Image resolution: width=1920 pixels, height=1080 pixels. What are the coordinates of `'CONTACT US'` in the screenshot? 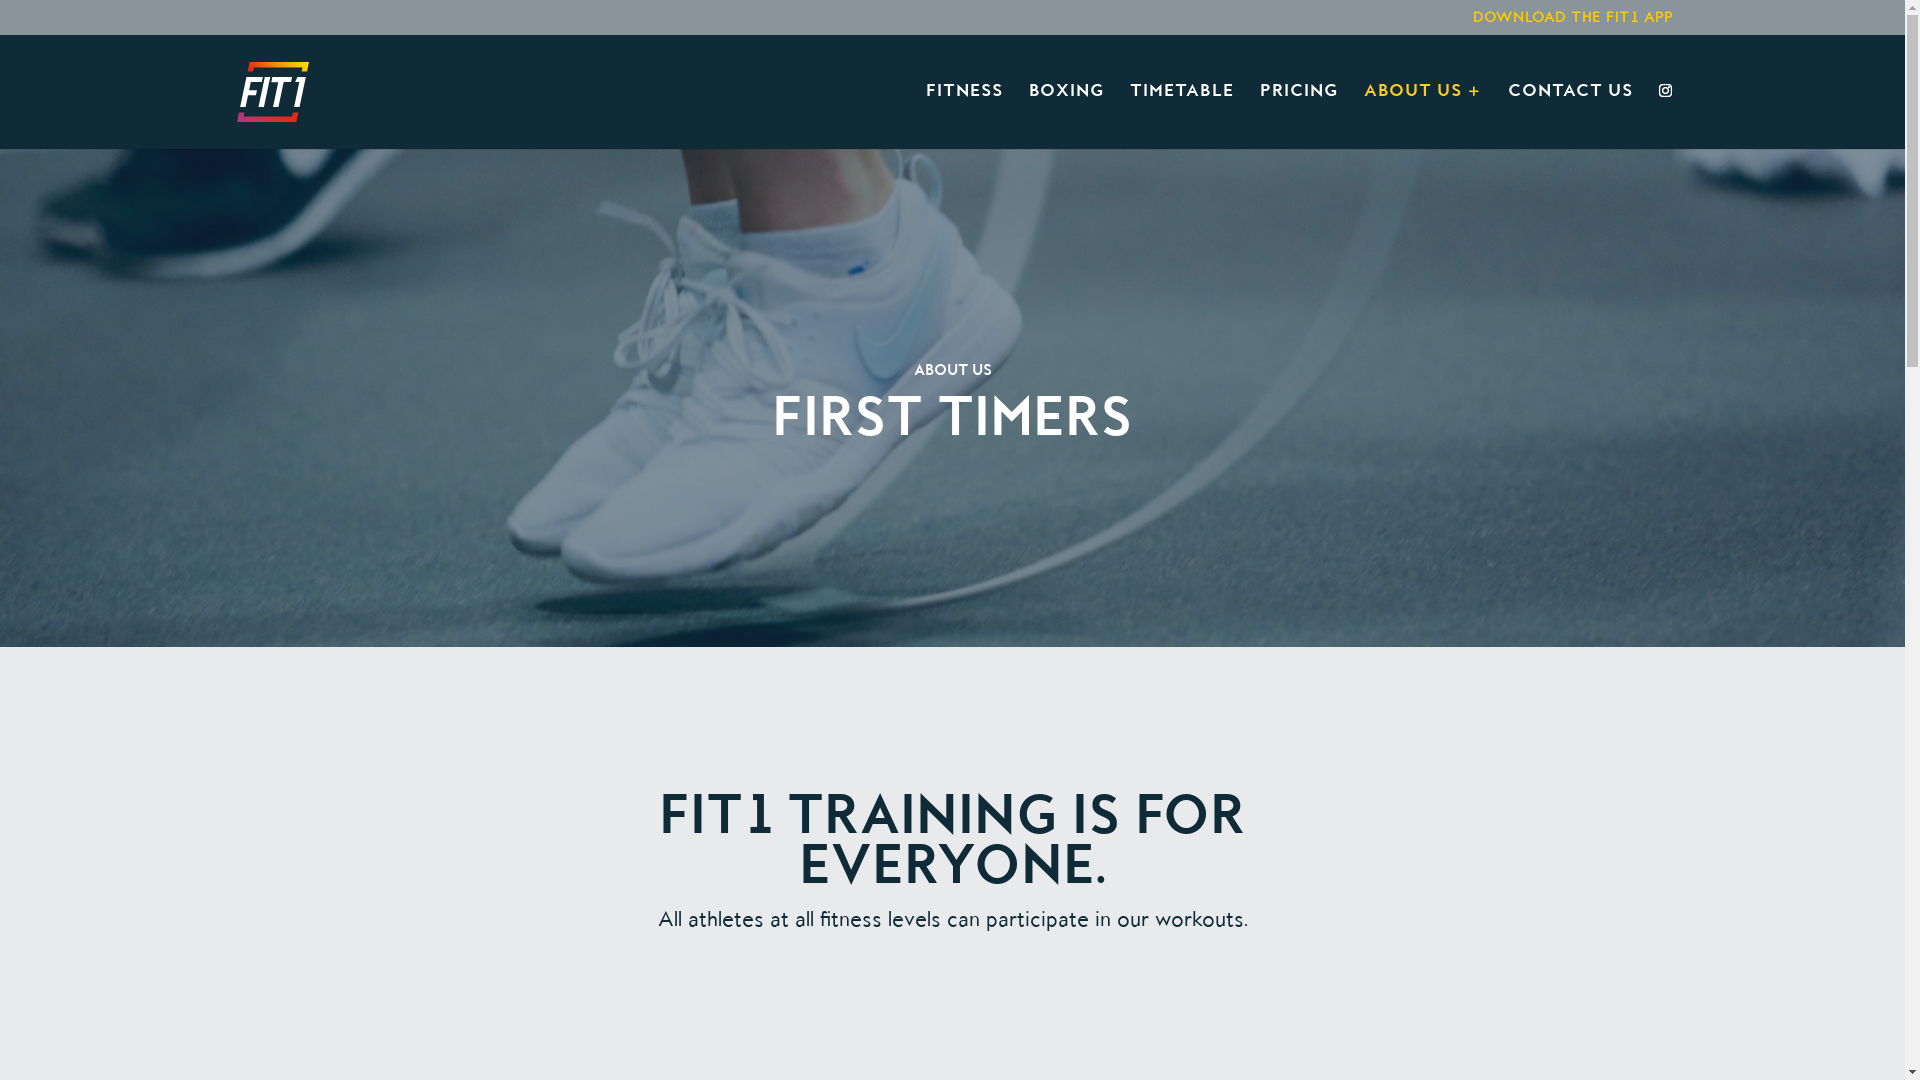 It's located at (1569, 116).